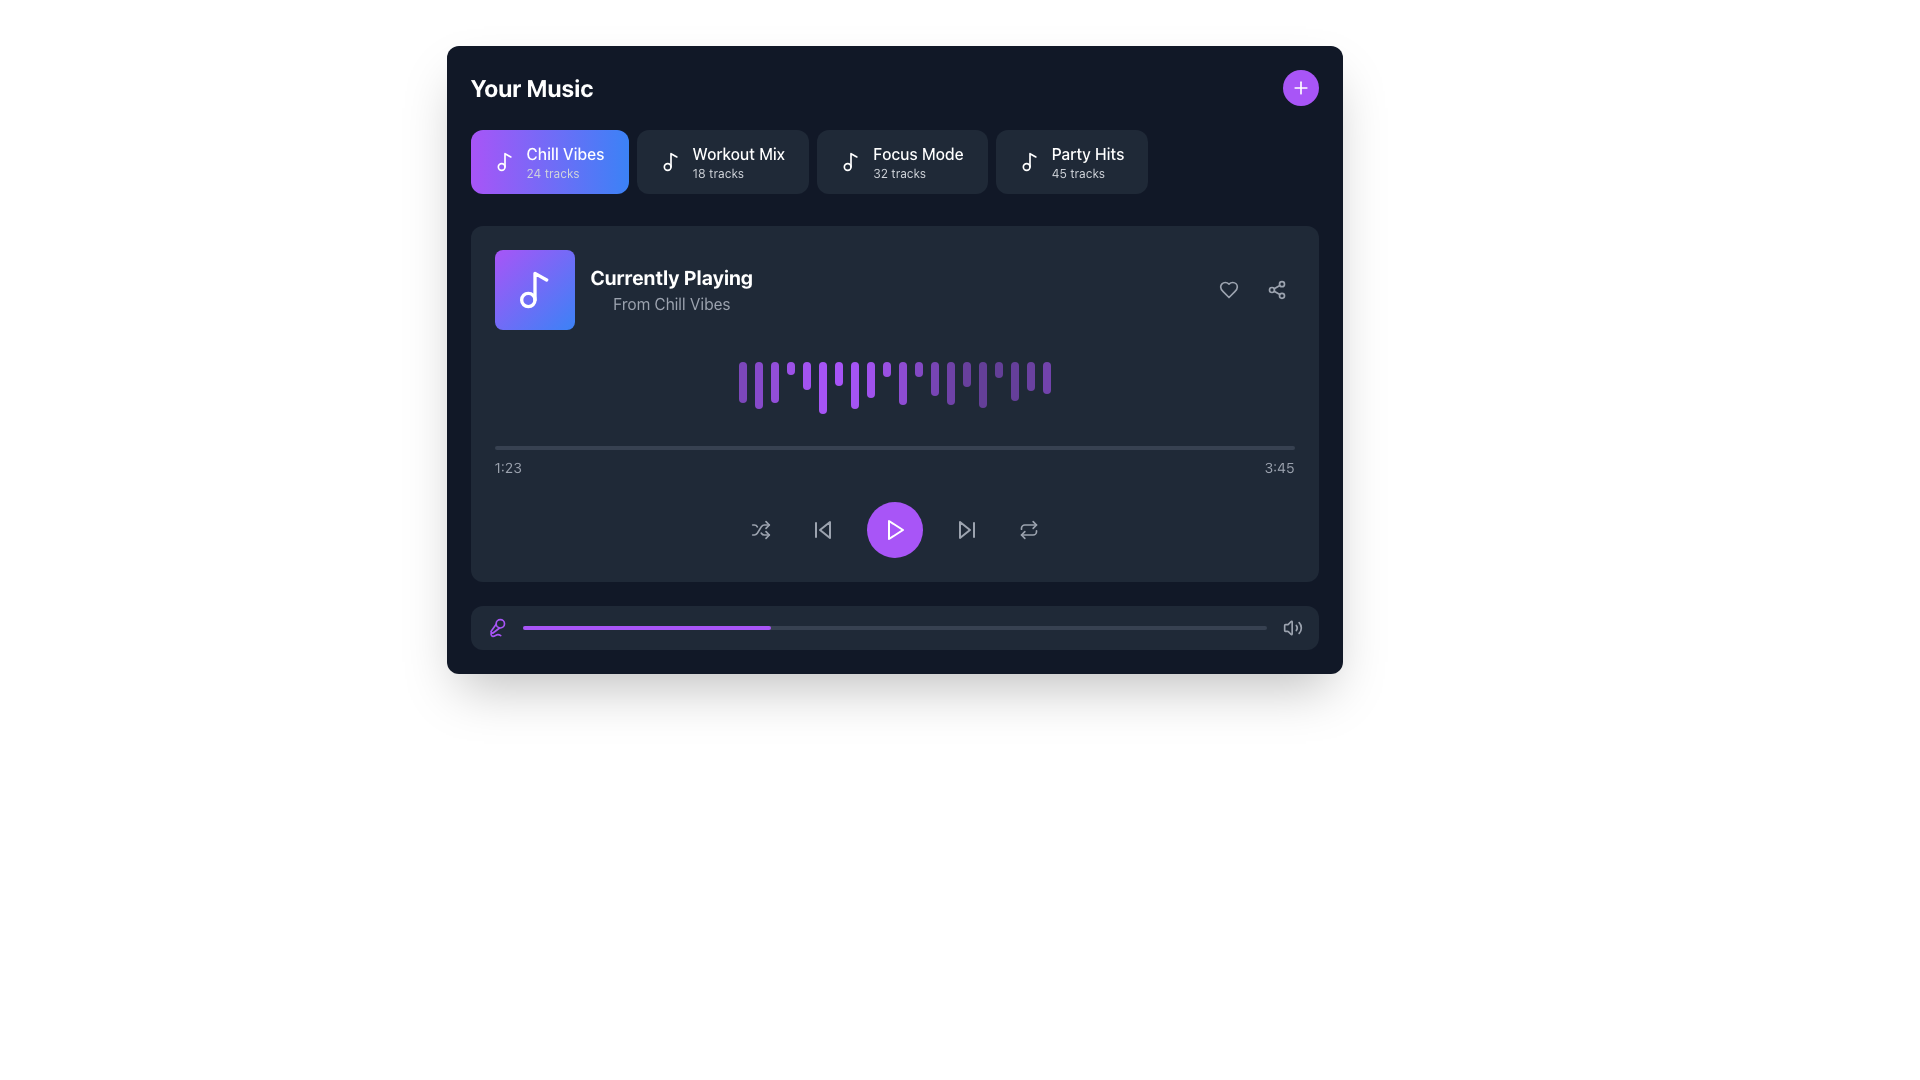  I want to click on playback time, so click(544, 447).